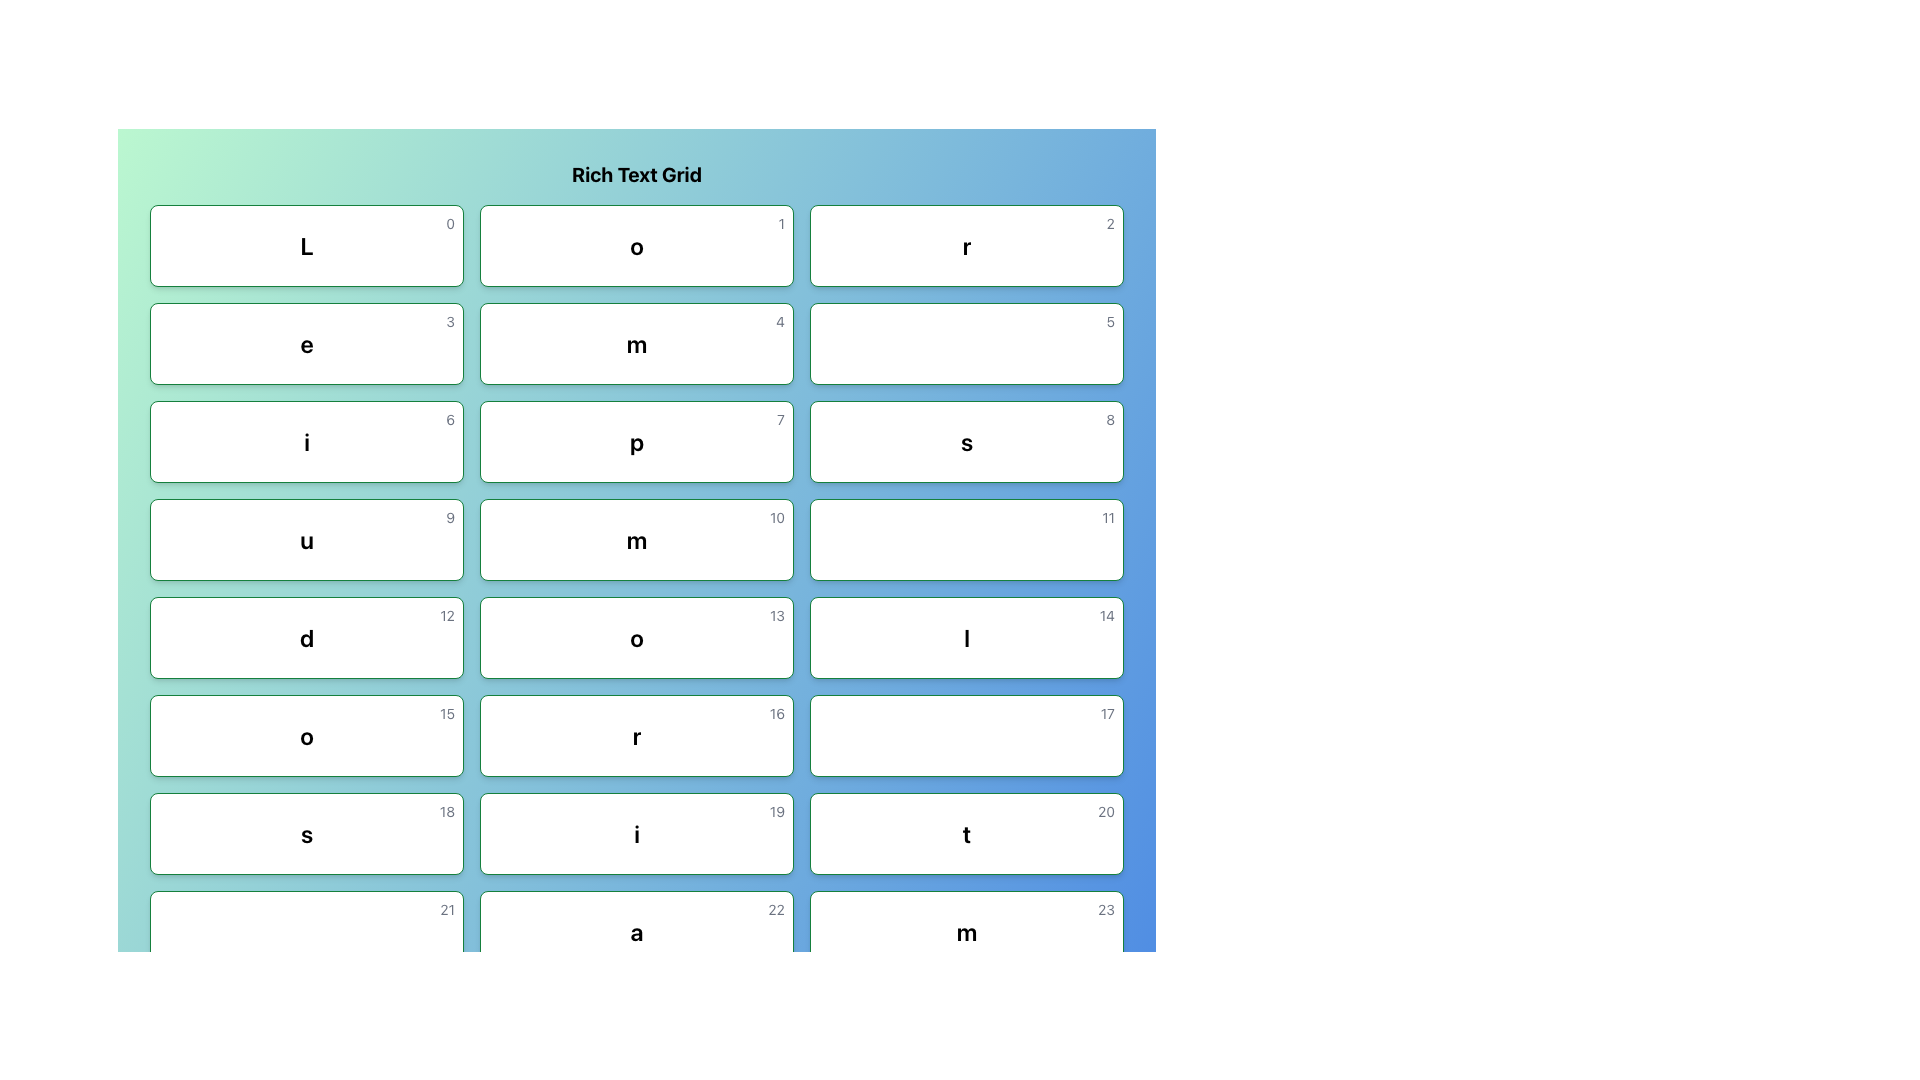 This screenshot has width=1920, height=1080. I want to click on the Card element located in the grid, which is in the fourth position of the second row, serving as a selectable item, so click(306, 540).